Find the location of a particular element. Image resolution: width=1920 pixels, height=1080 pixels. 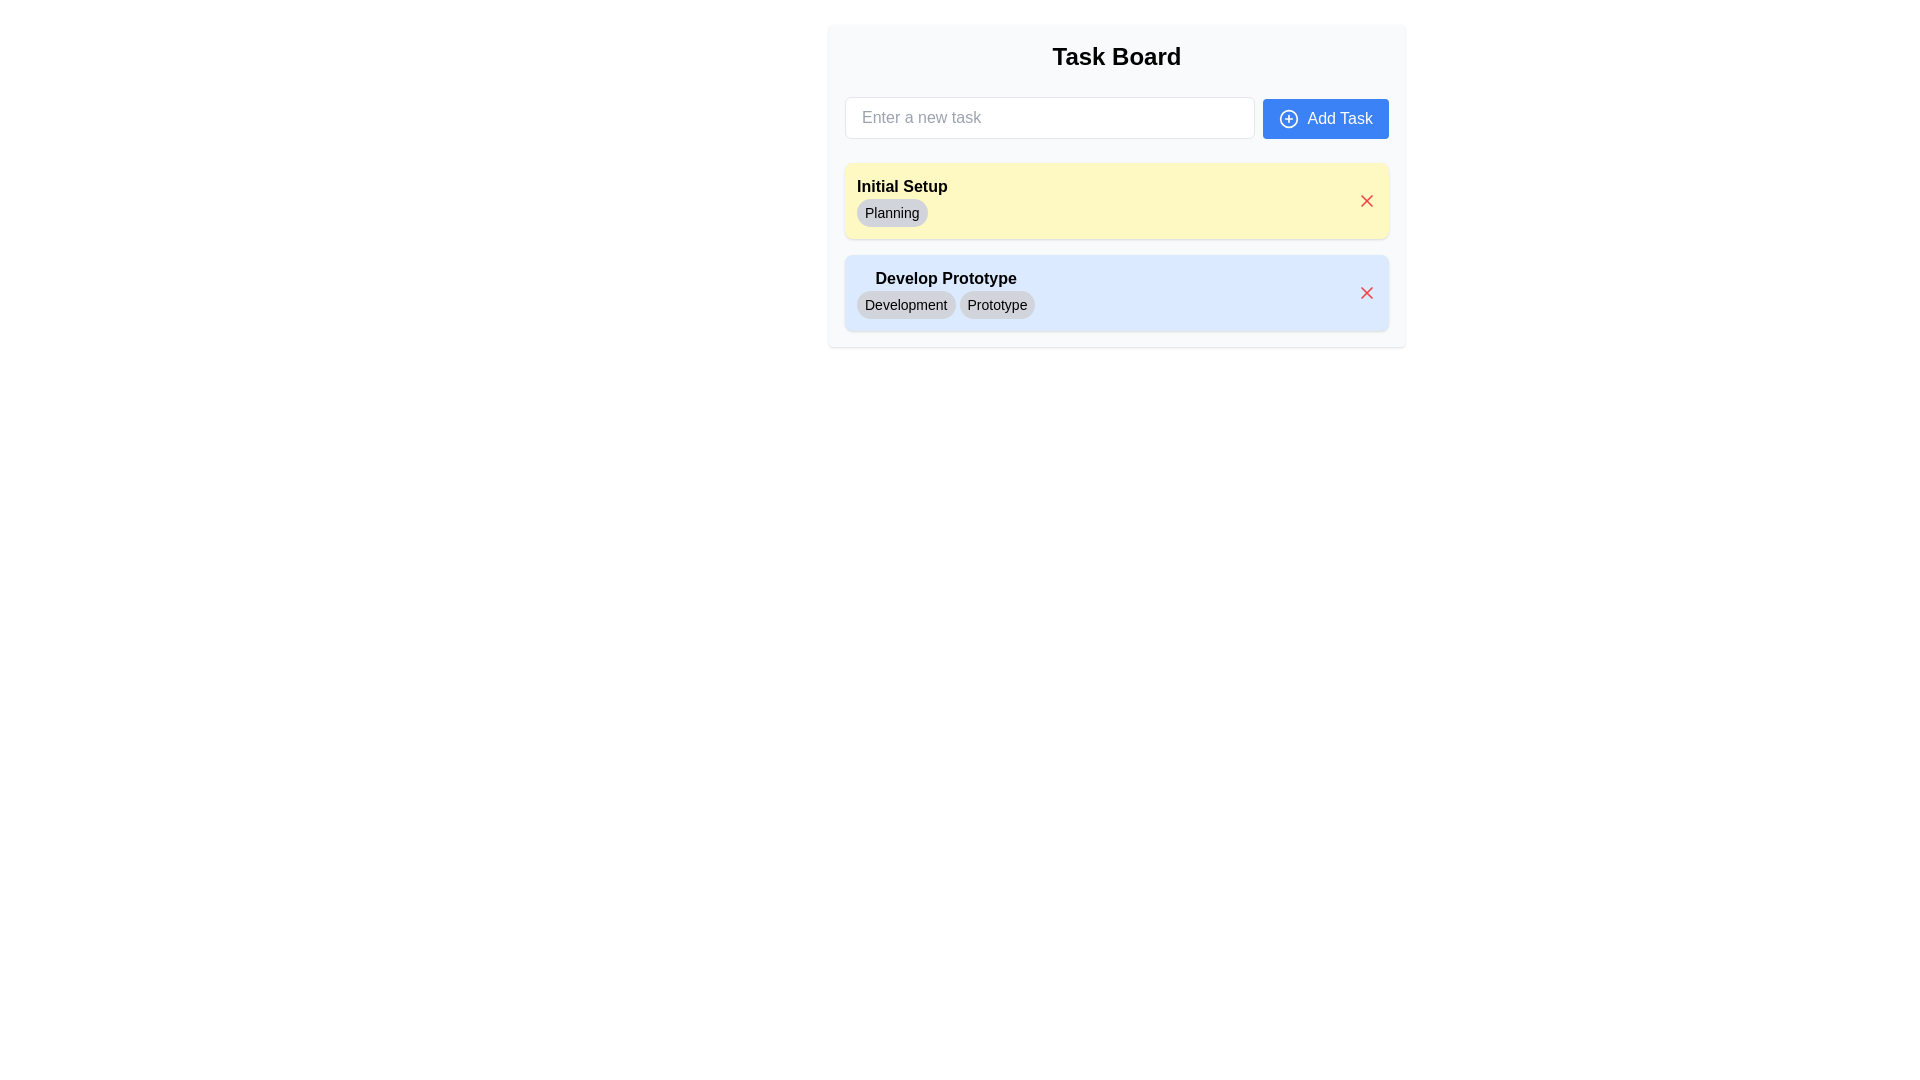

the first tag in the 'Initial Setup' task box, which categorizes the task under 'Planning' is located at coordinates (901, 200).